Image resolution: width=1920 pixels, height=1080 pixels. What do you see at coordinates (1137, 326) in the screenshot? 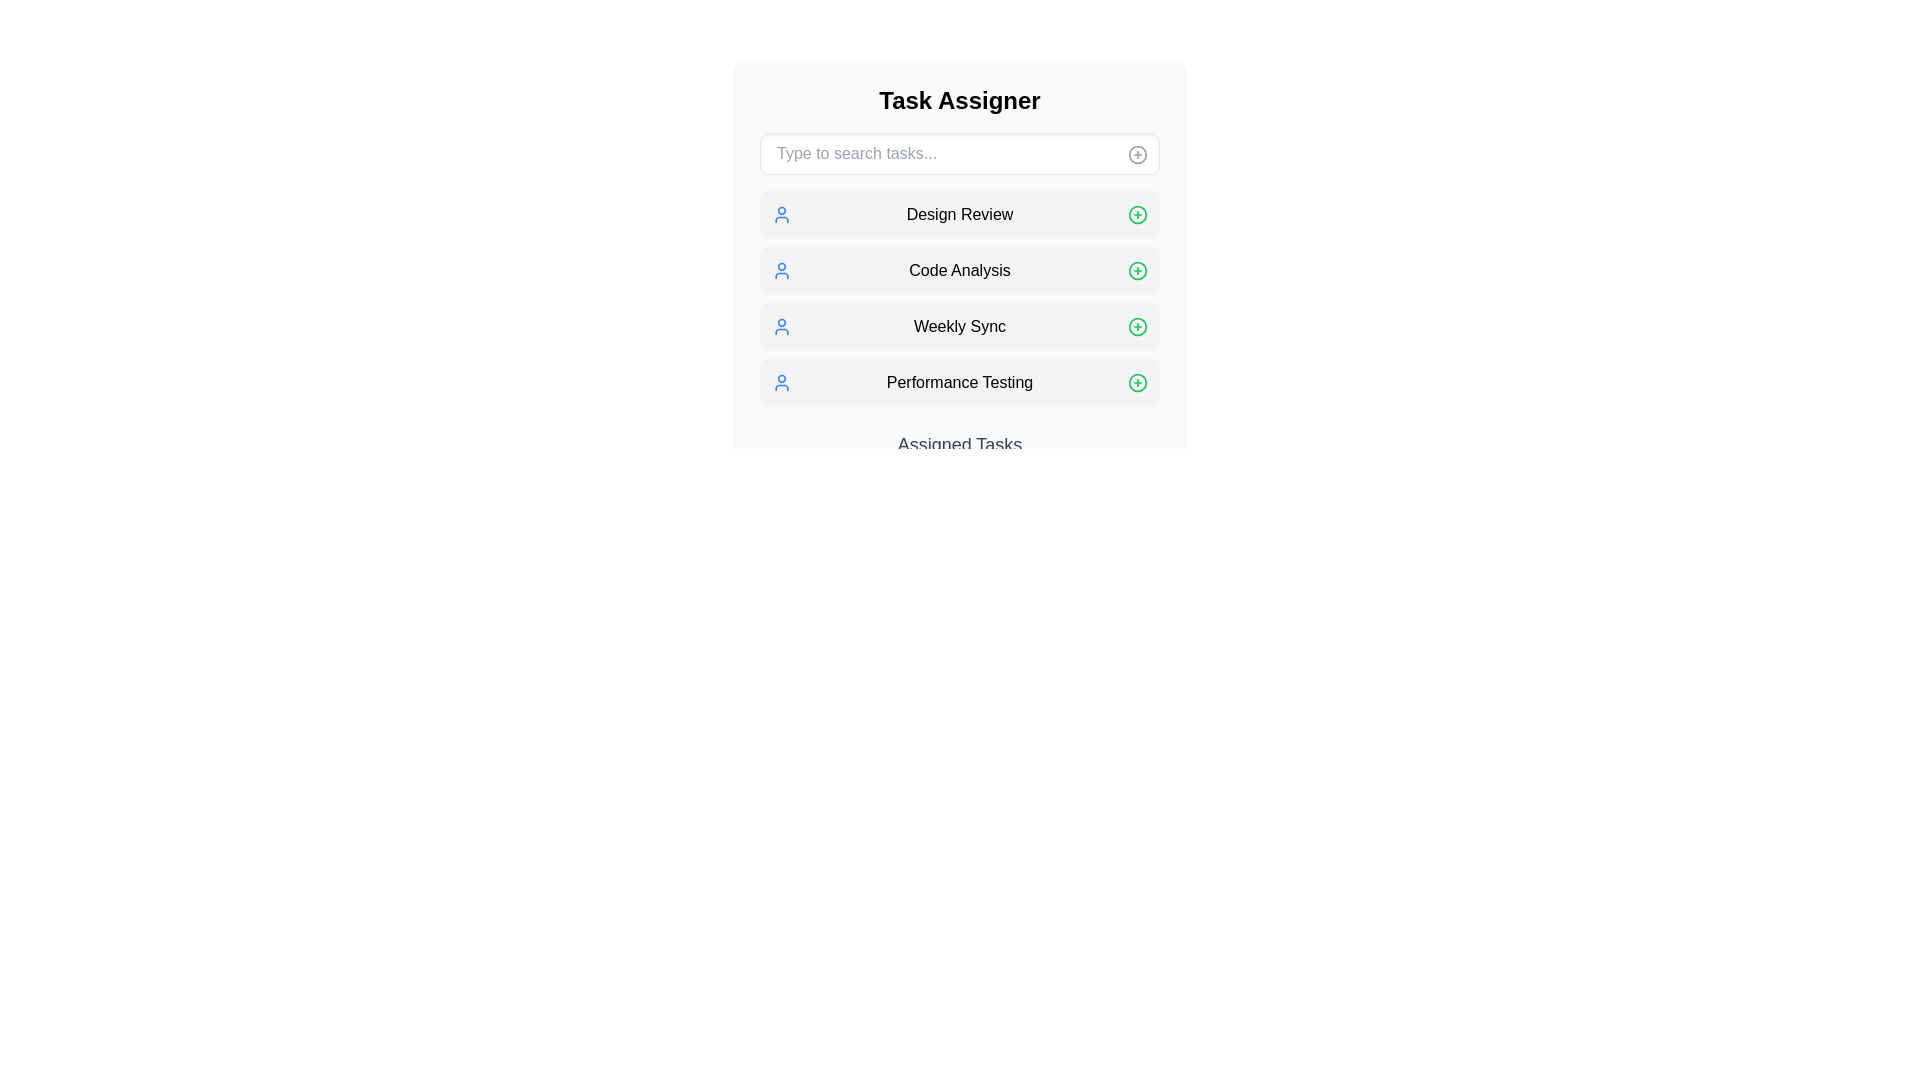
I see `the interactive icon located at the far right of the 'Weekly Sync' list item` at bounding box center [1137, 326].